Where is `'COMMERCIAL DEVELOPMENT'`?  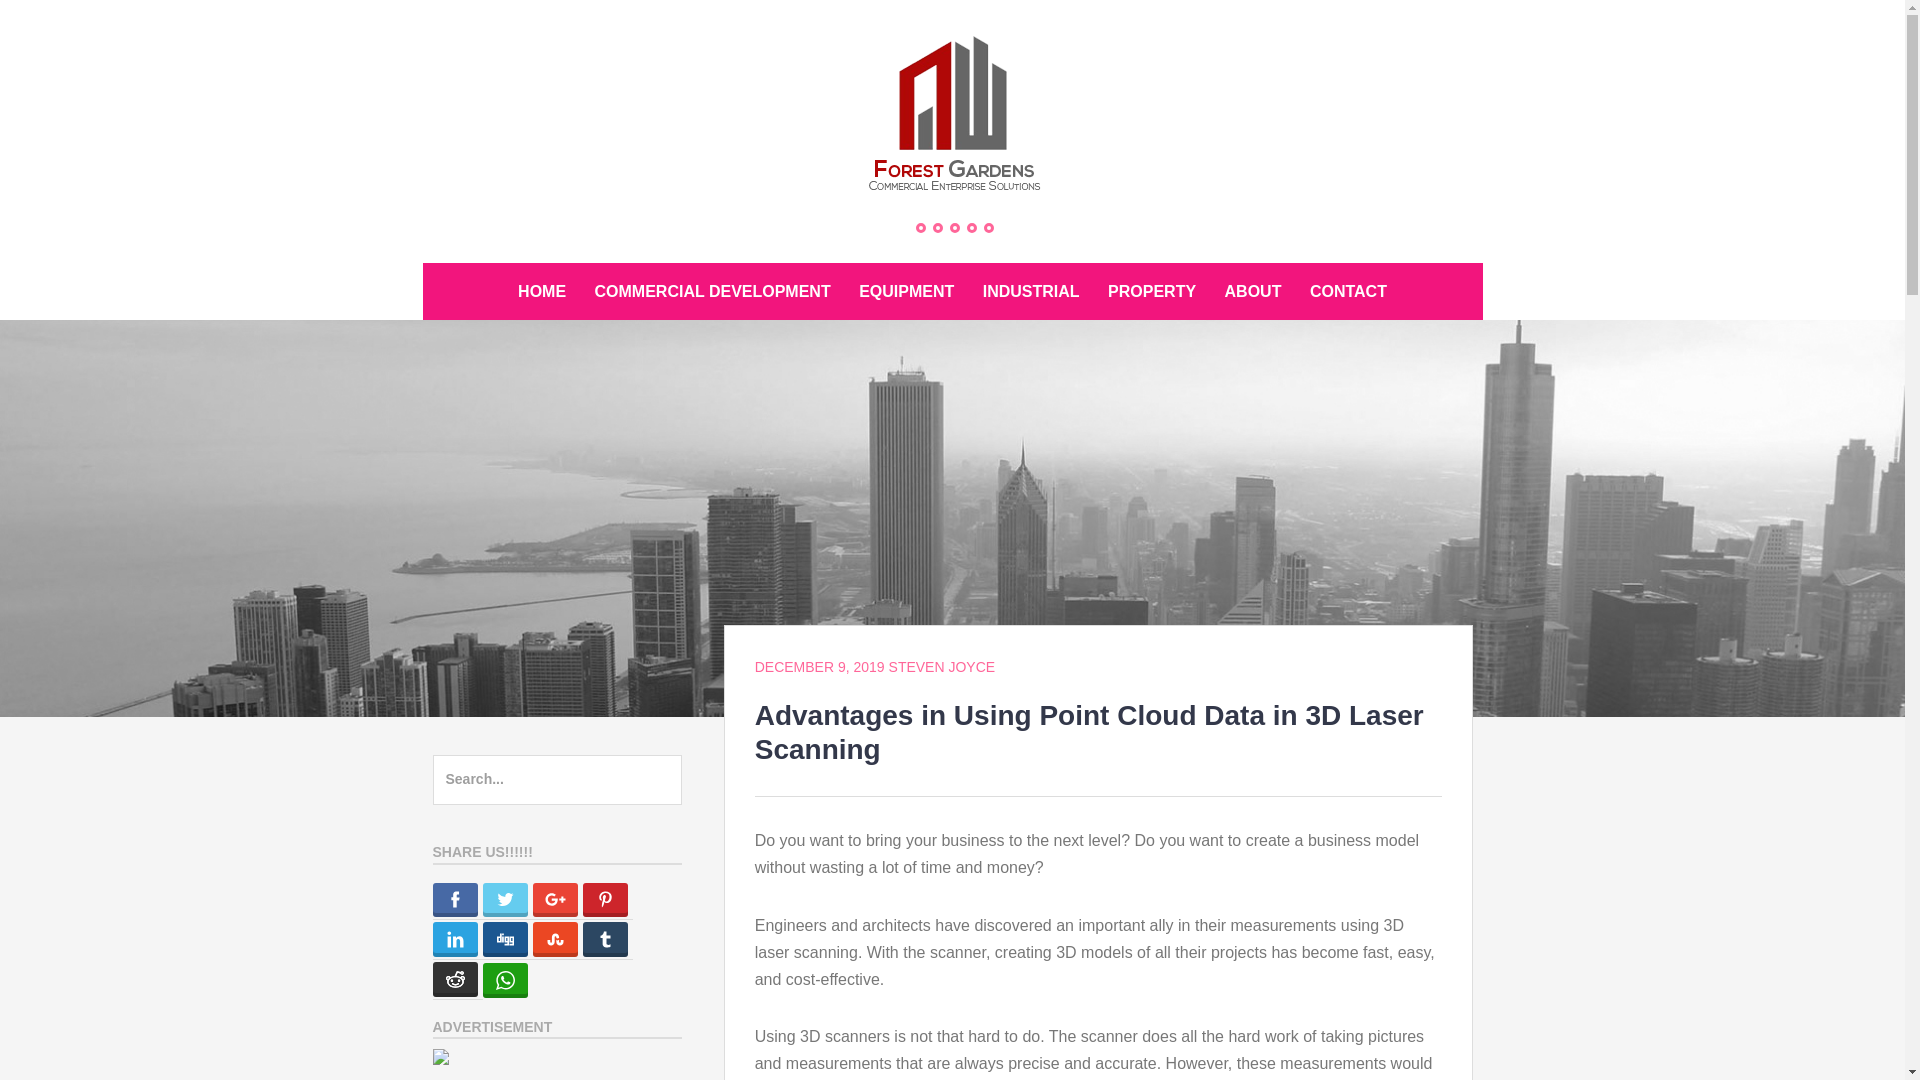
'COMMERCIAL DEVELOPMENT' is located at coordinates (581, 291).